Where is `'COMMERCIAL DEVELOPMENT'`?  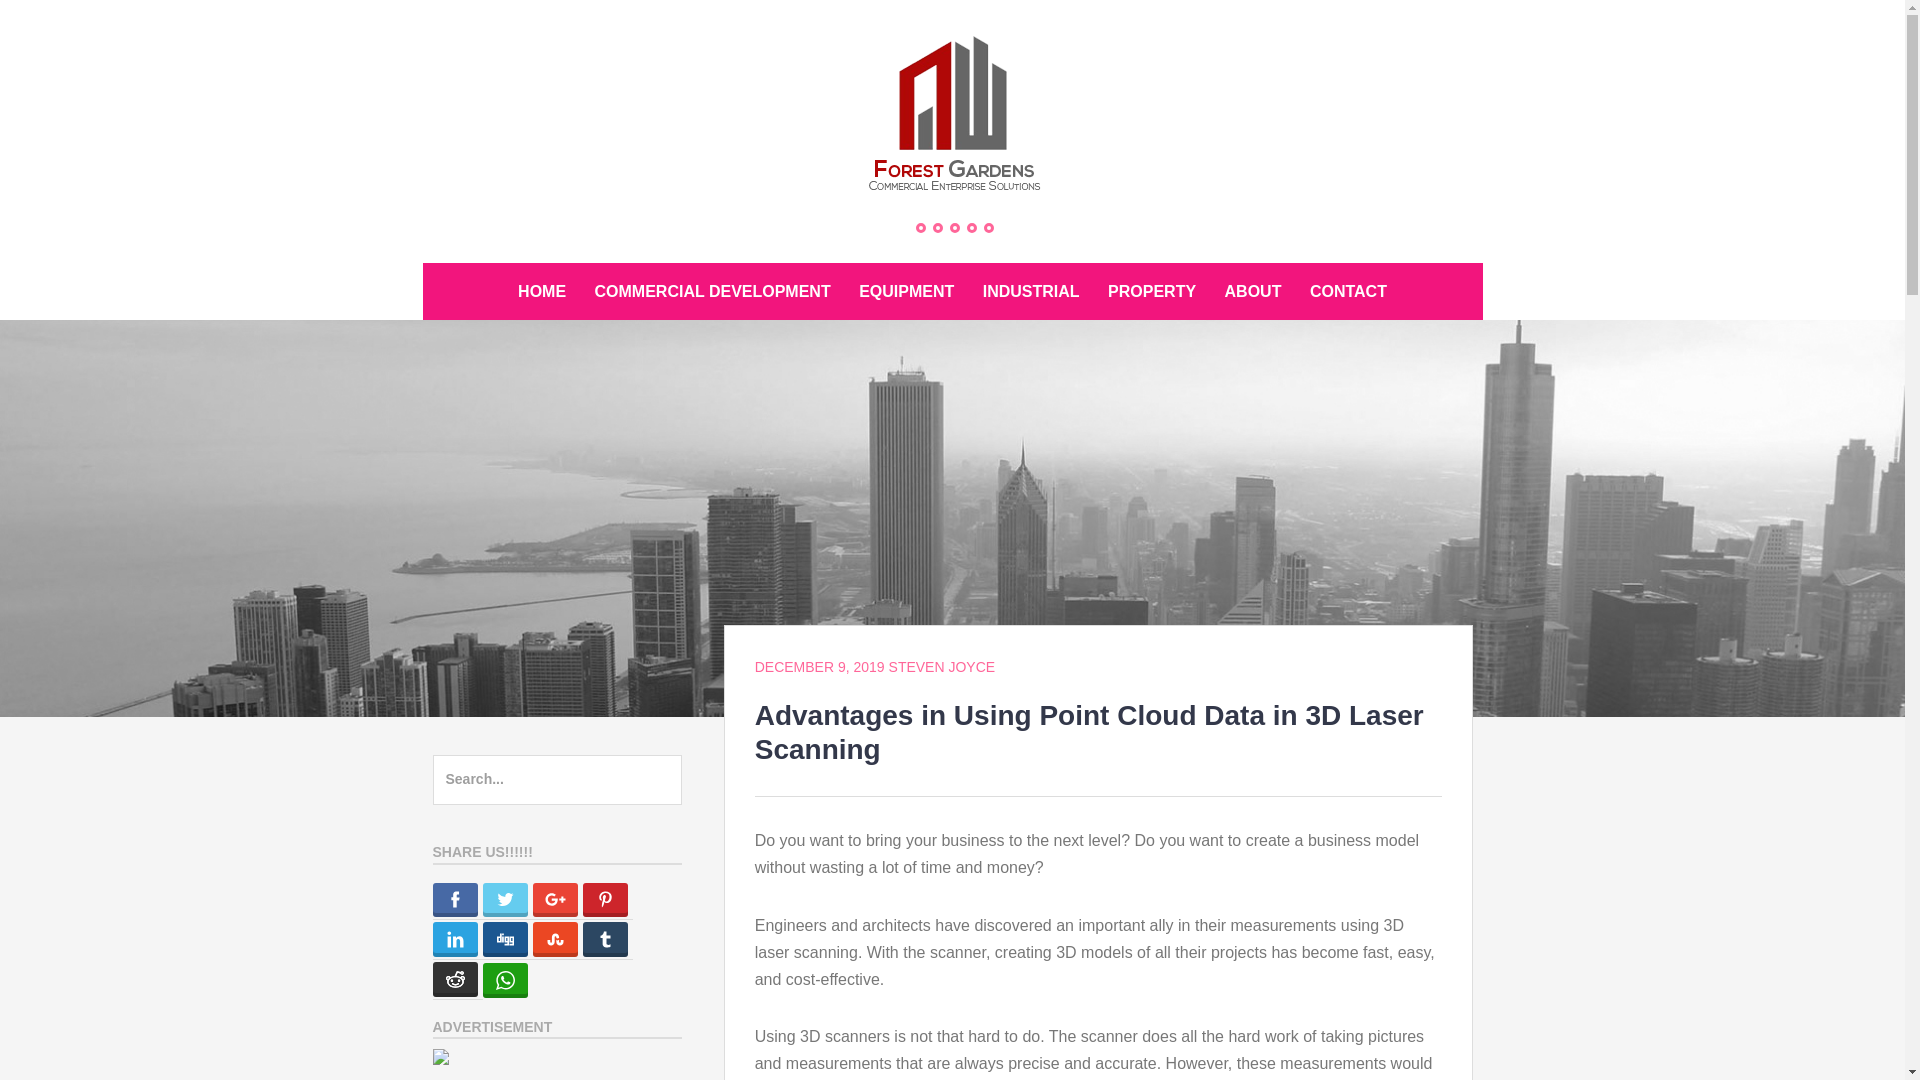
'COMMERCIAL DEVELOPMENT' is located at coordinates (581, 291).